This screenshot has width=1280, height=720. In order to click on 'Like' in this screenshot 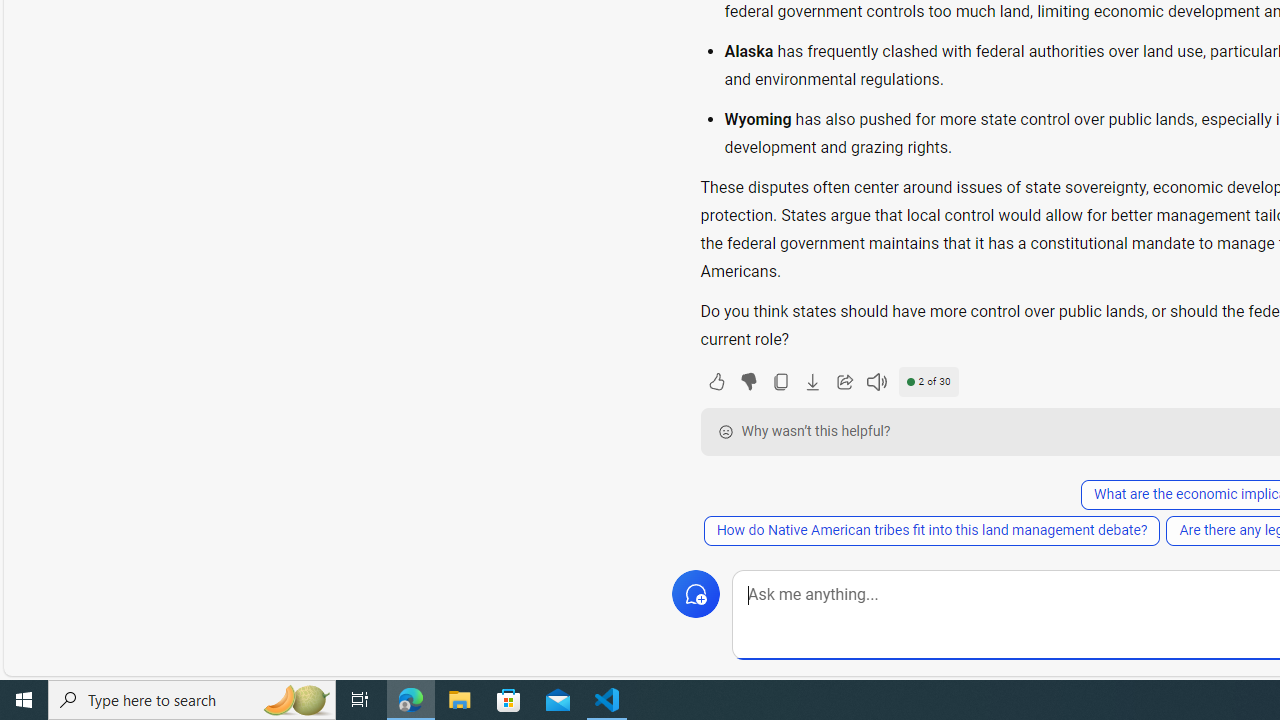, I will do `click(716, 381)`.